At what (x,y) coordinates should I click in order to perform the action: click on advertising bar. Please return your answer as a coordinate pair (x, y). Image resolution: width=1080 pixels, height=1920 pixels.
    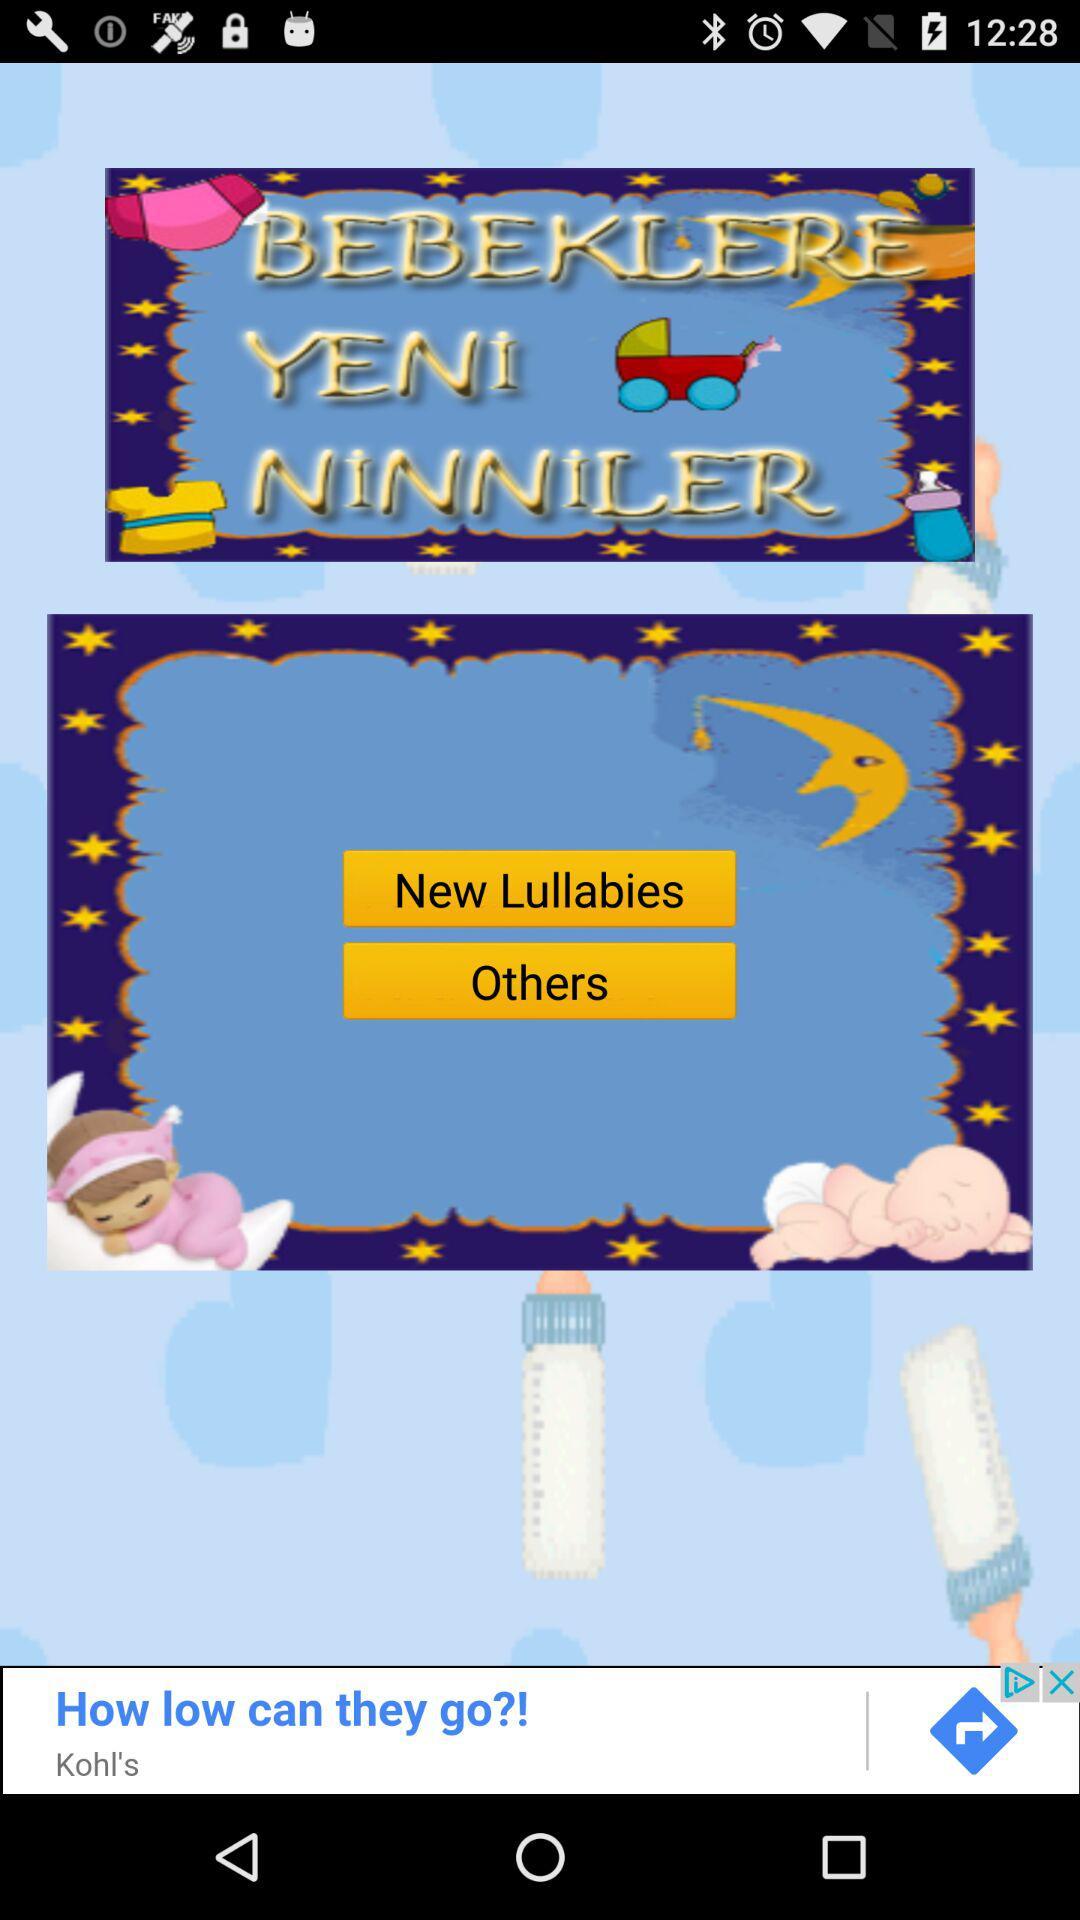
    Looking at the image, I should click on (540, 1727).